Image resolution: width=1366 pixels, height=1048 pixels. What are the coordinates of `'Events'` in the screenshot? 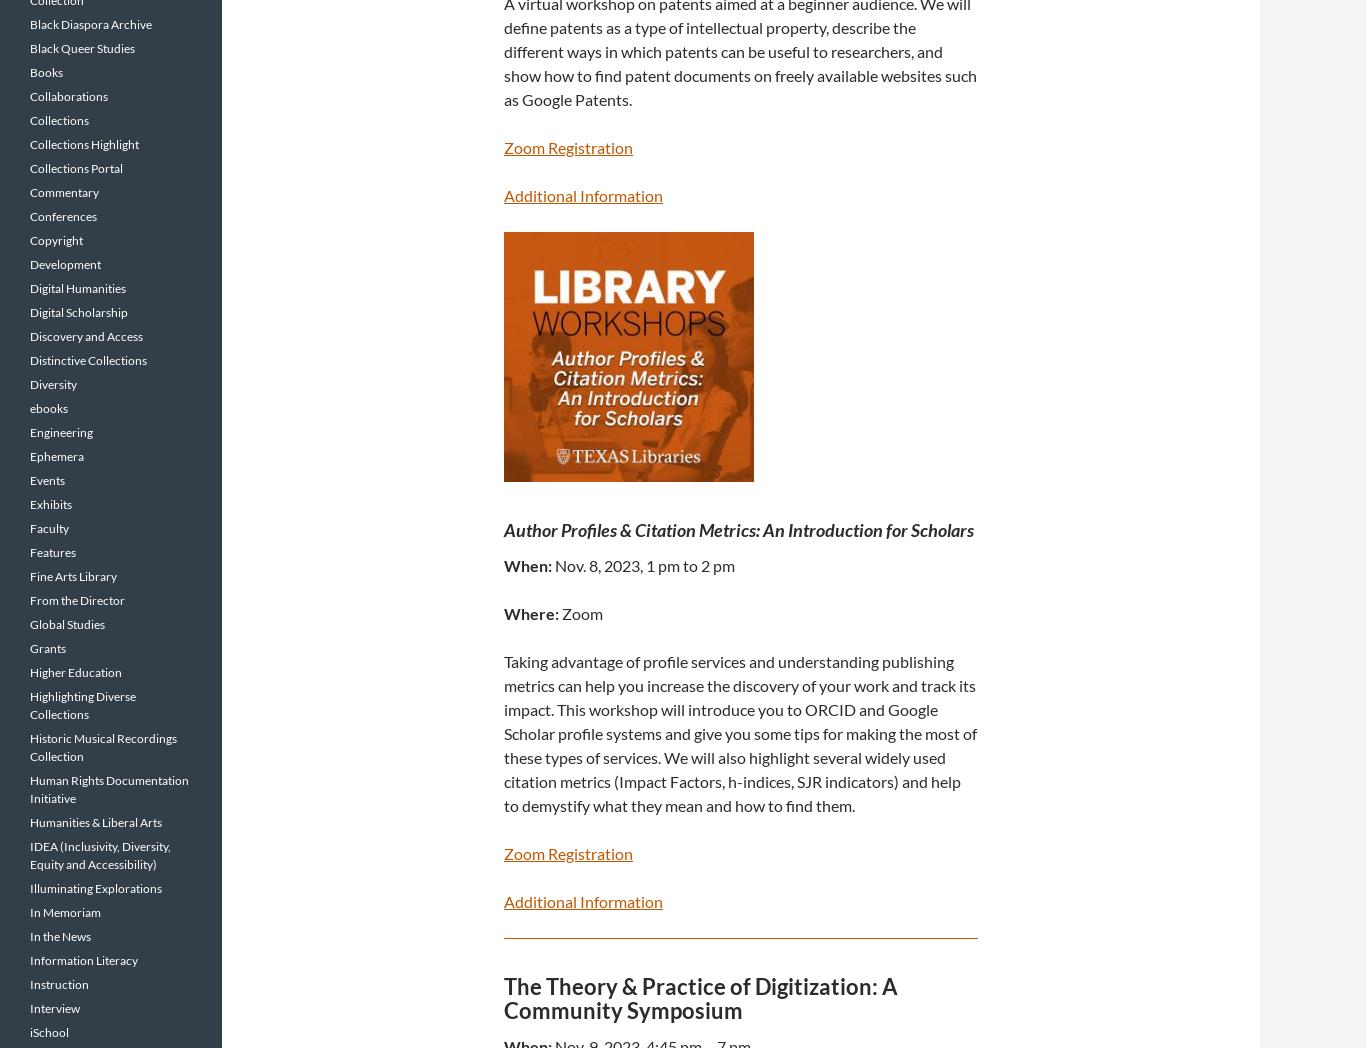 It's located at (47, 479).